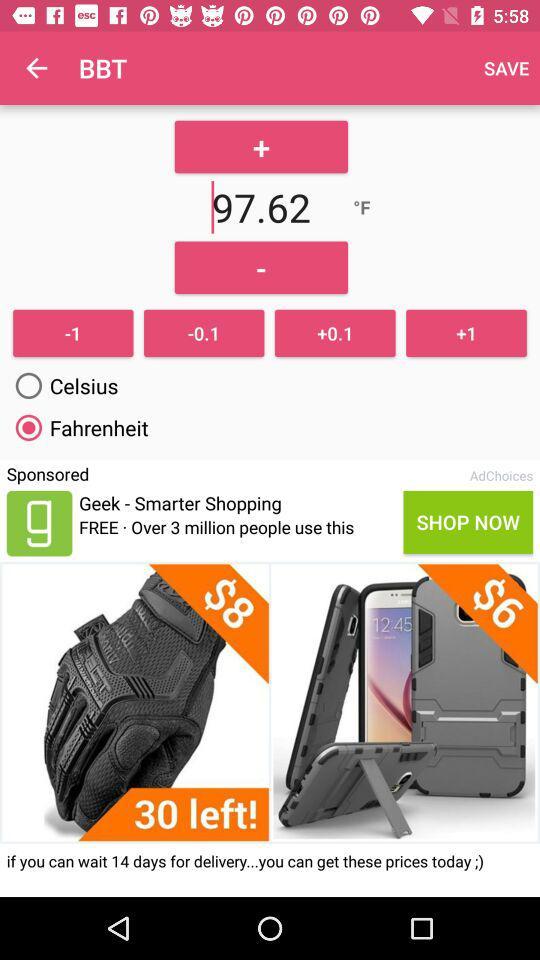  What do you see at coordinates (270, 702) in the screenshot?
I see `the article page` at bounding box center [270, 702].